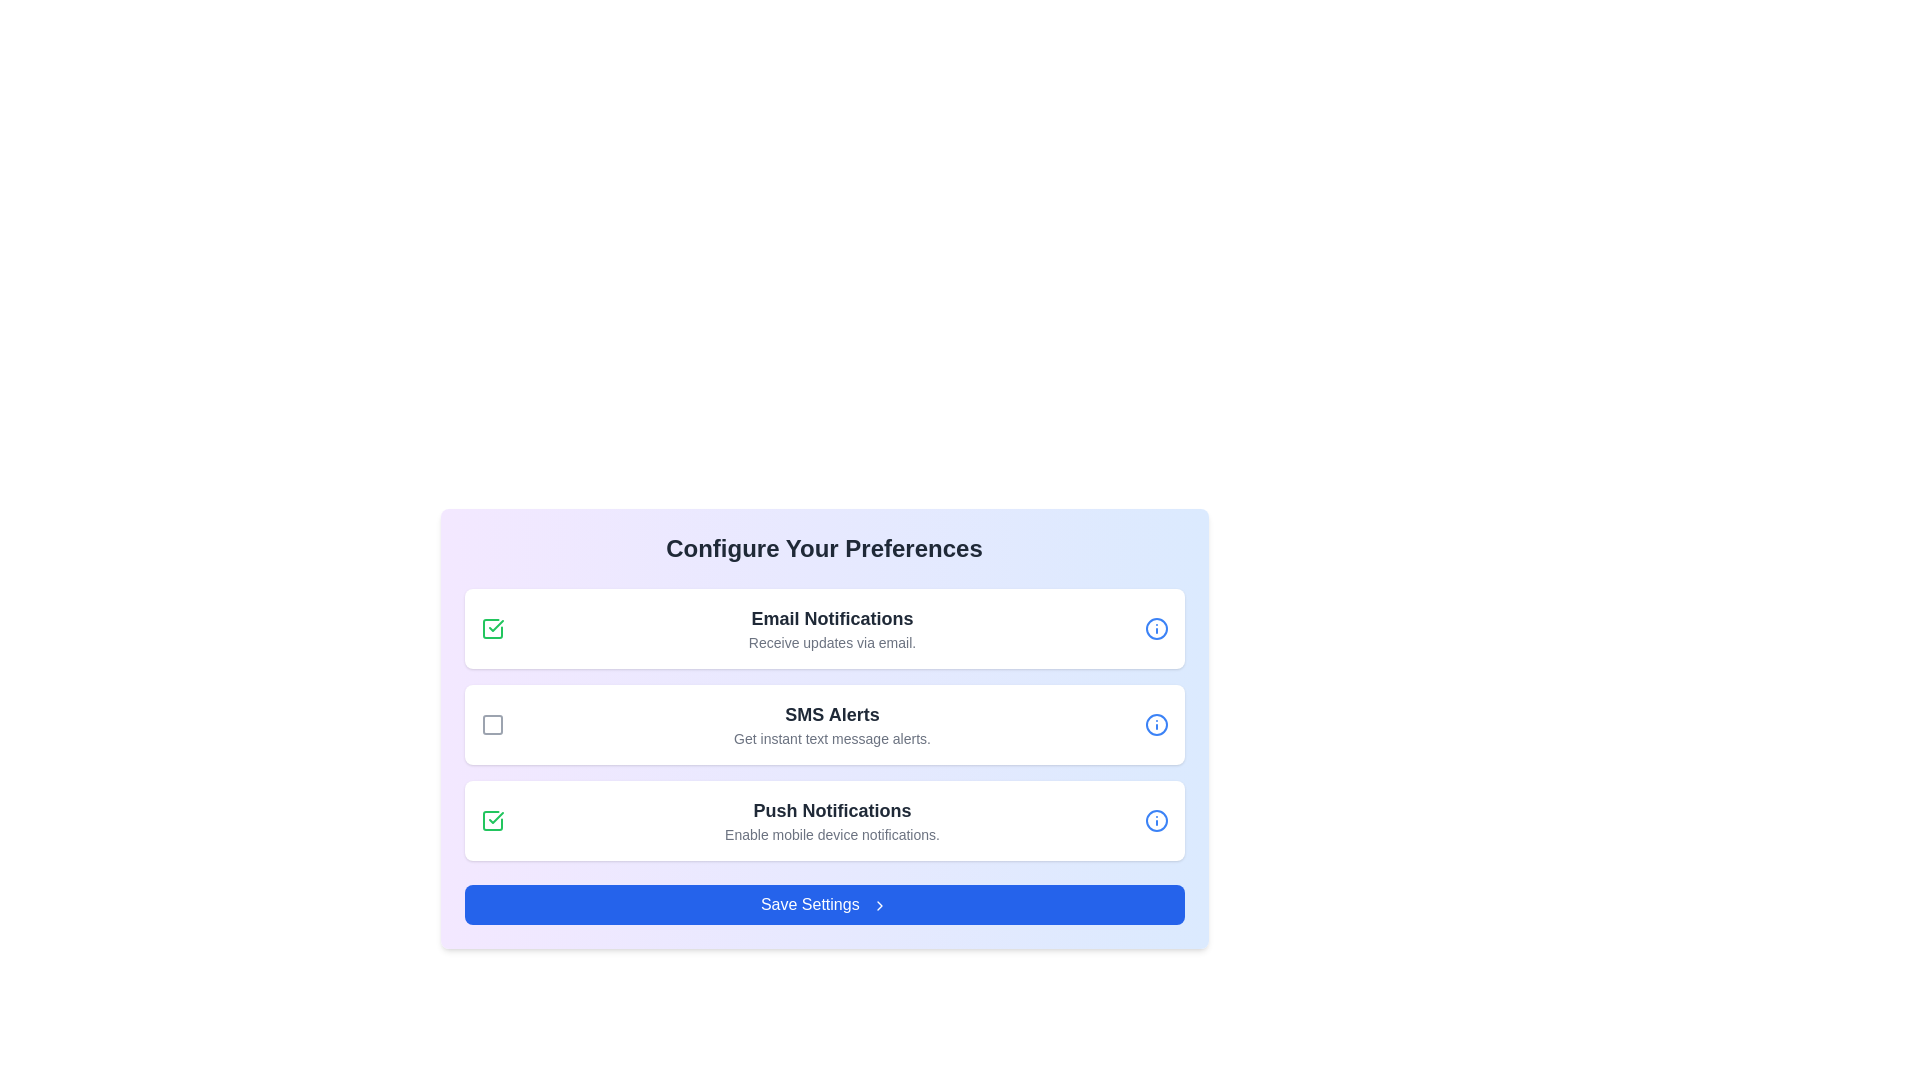 The height and width of the screenshot is (1080, 1920). I want to click on the small chevron icon pointing to the right, located beside the 'Save Settings' text within the blue button at the bottom of the interface, so click(880, 905).